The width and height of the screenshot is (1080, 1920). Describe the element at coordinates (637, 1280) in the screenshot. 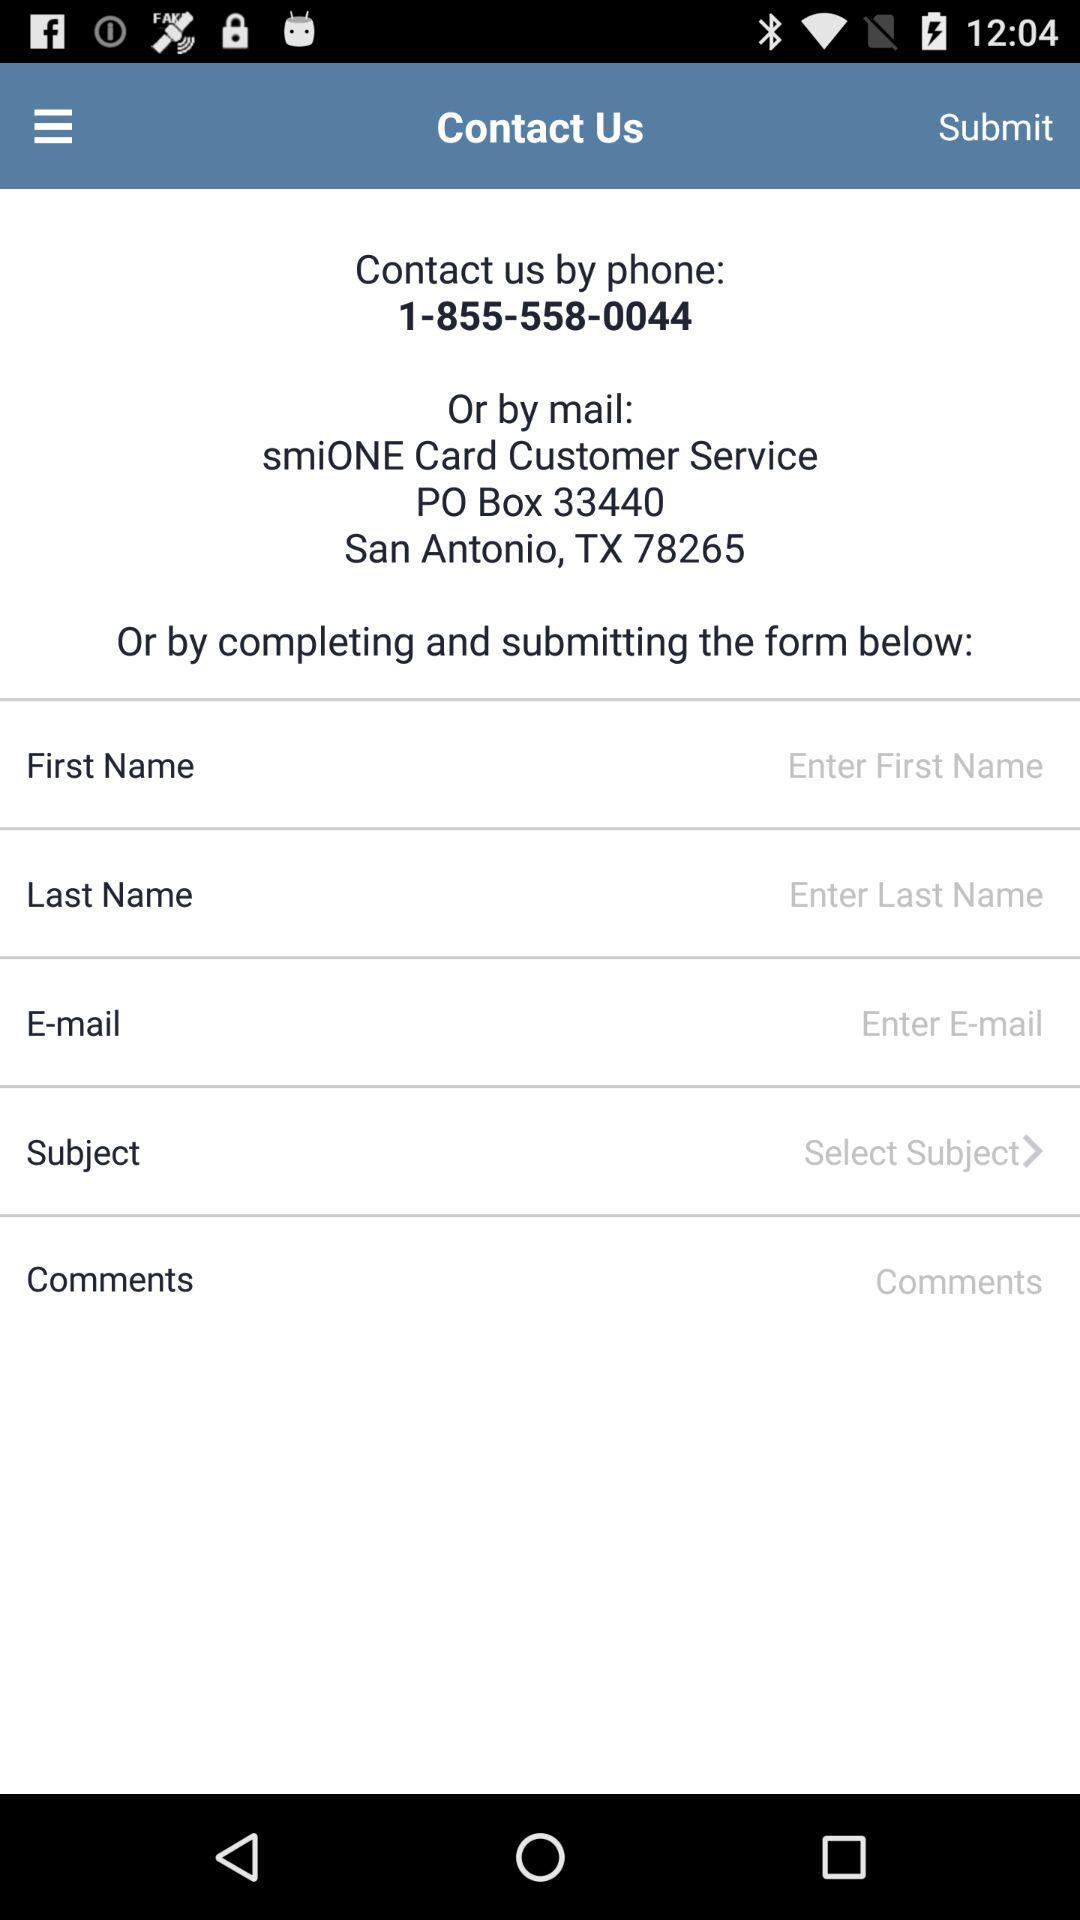

I see `type in comments` at that location.